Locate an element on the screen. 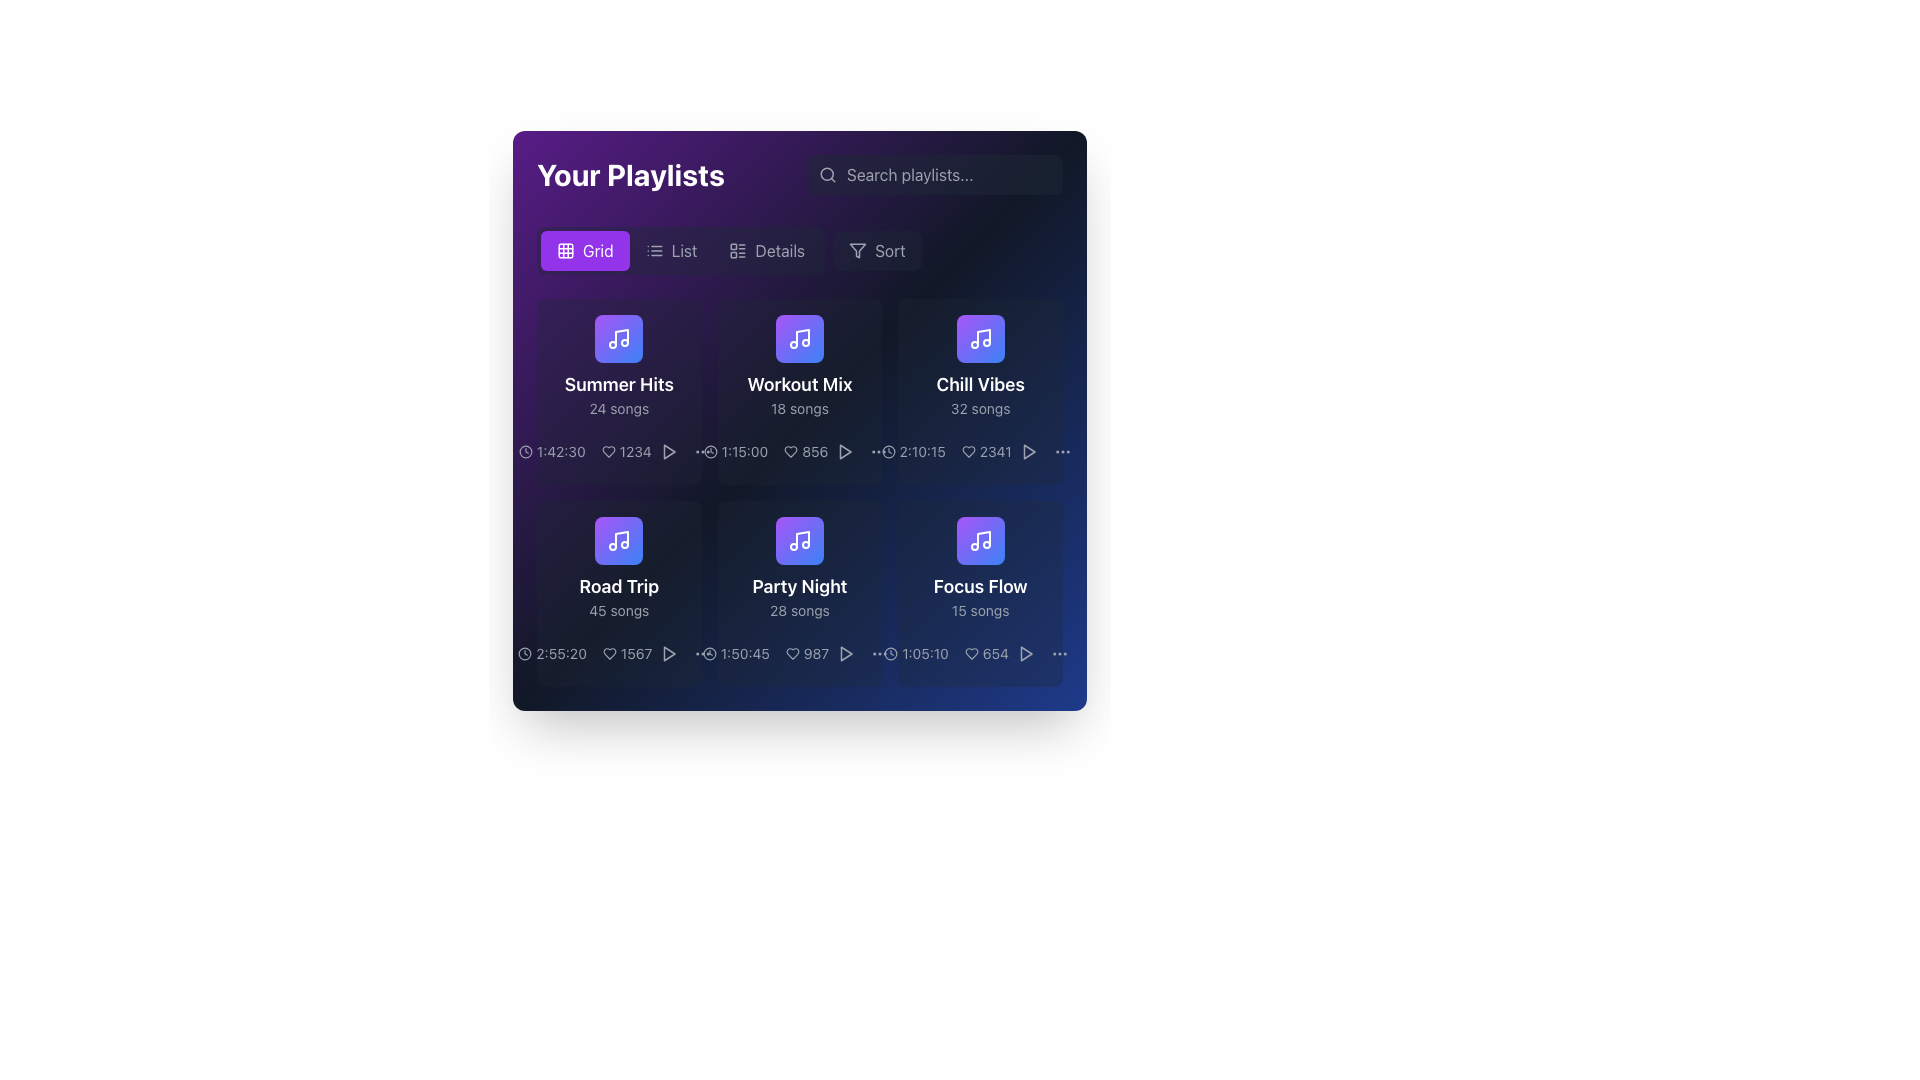 Image resolution: width=1920 pixels, height=1080 pixels. the non-interactive label displaying the number of likes or favorites for the 'Party Night' playlist, located below the title and aligned with other metadata is located at coordinates (800, 654).